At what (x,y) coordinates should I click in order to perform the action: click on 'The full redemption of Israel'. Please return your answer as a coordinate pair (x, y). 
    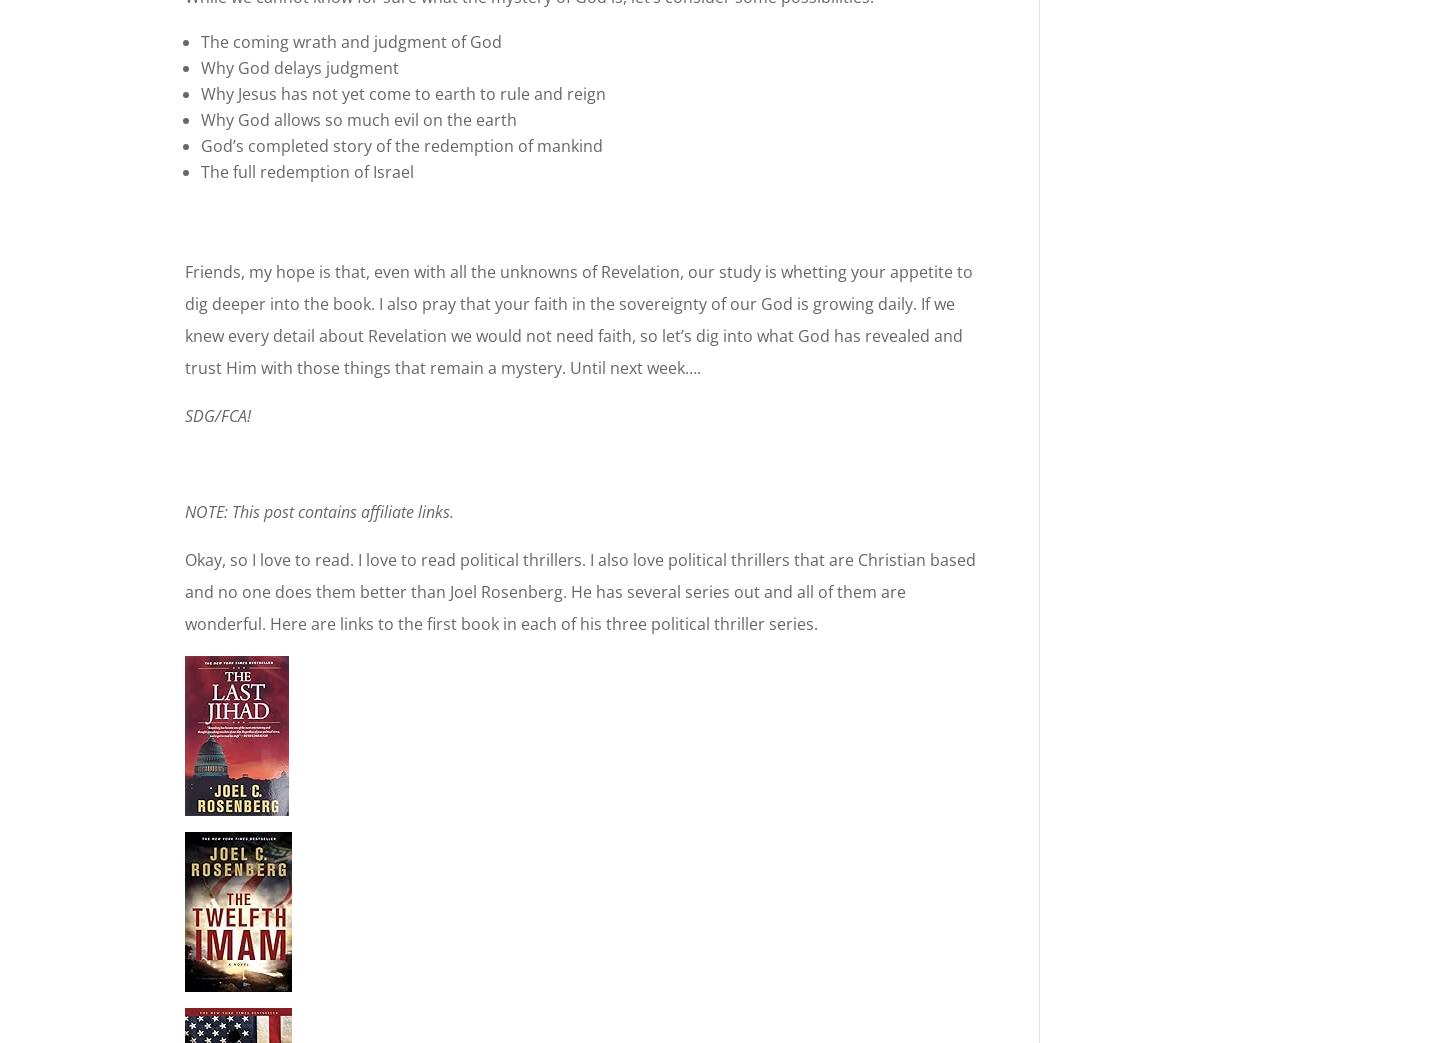
    Looking at the image, I should click on (307, 170).